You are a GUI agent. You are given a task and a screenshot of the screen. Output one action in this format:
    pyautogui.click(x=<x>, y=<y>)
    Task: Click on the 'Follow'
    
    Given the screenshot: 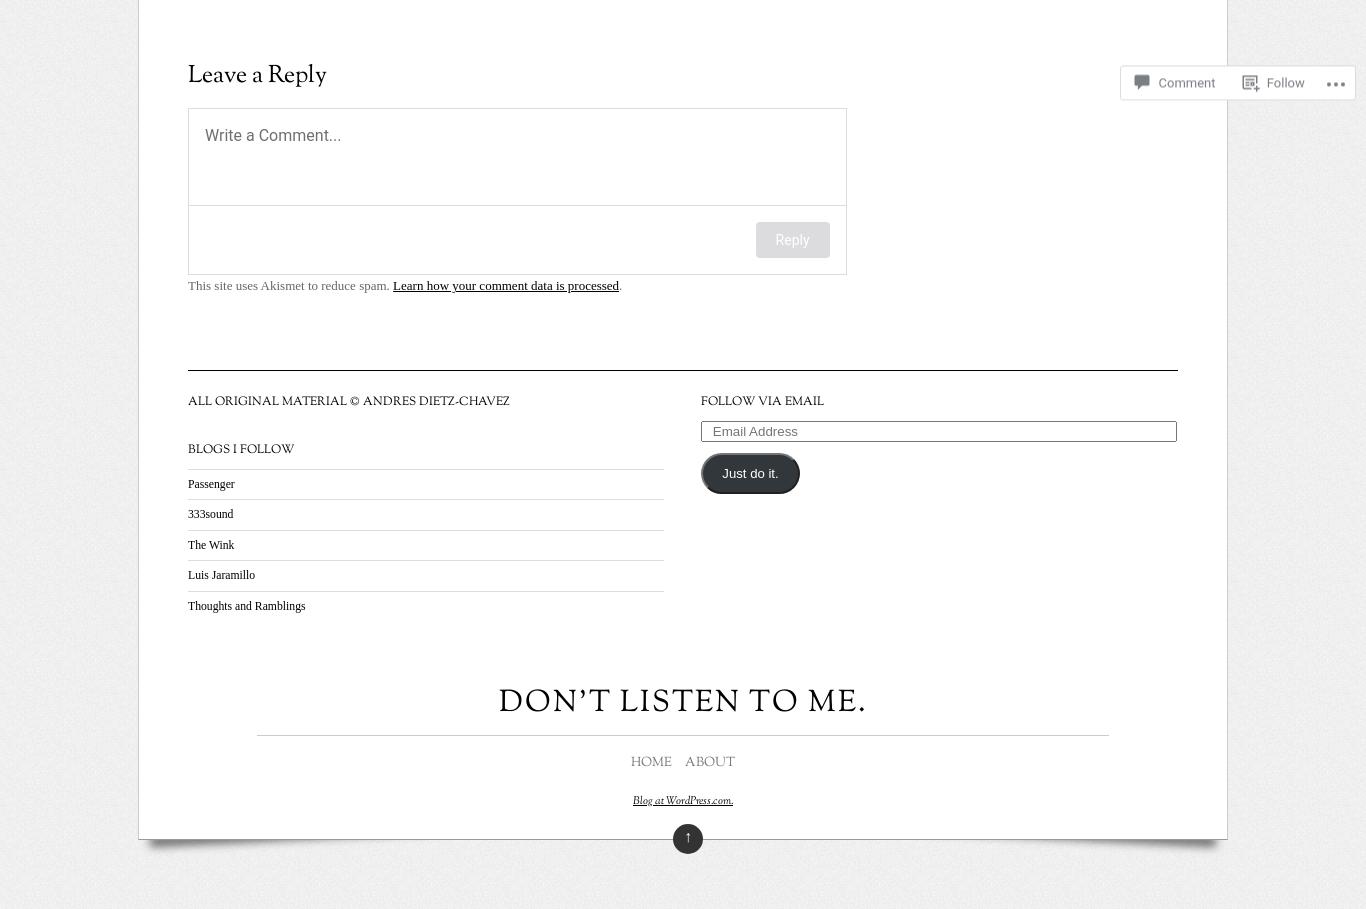 What is the action you would take?
    pyautogui.click(x=1283, y=63)
    